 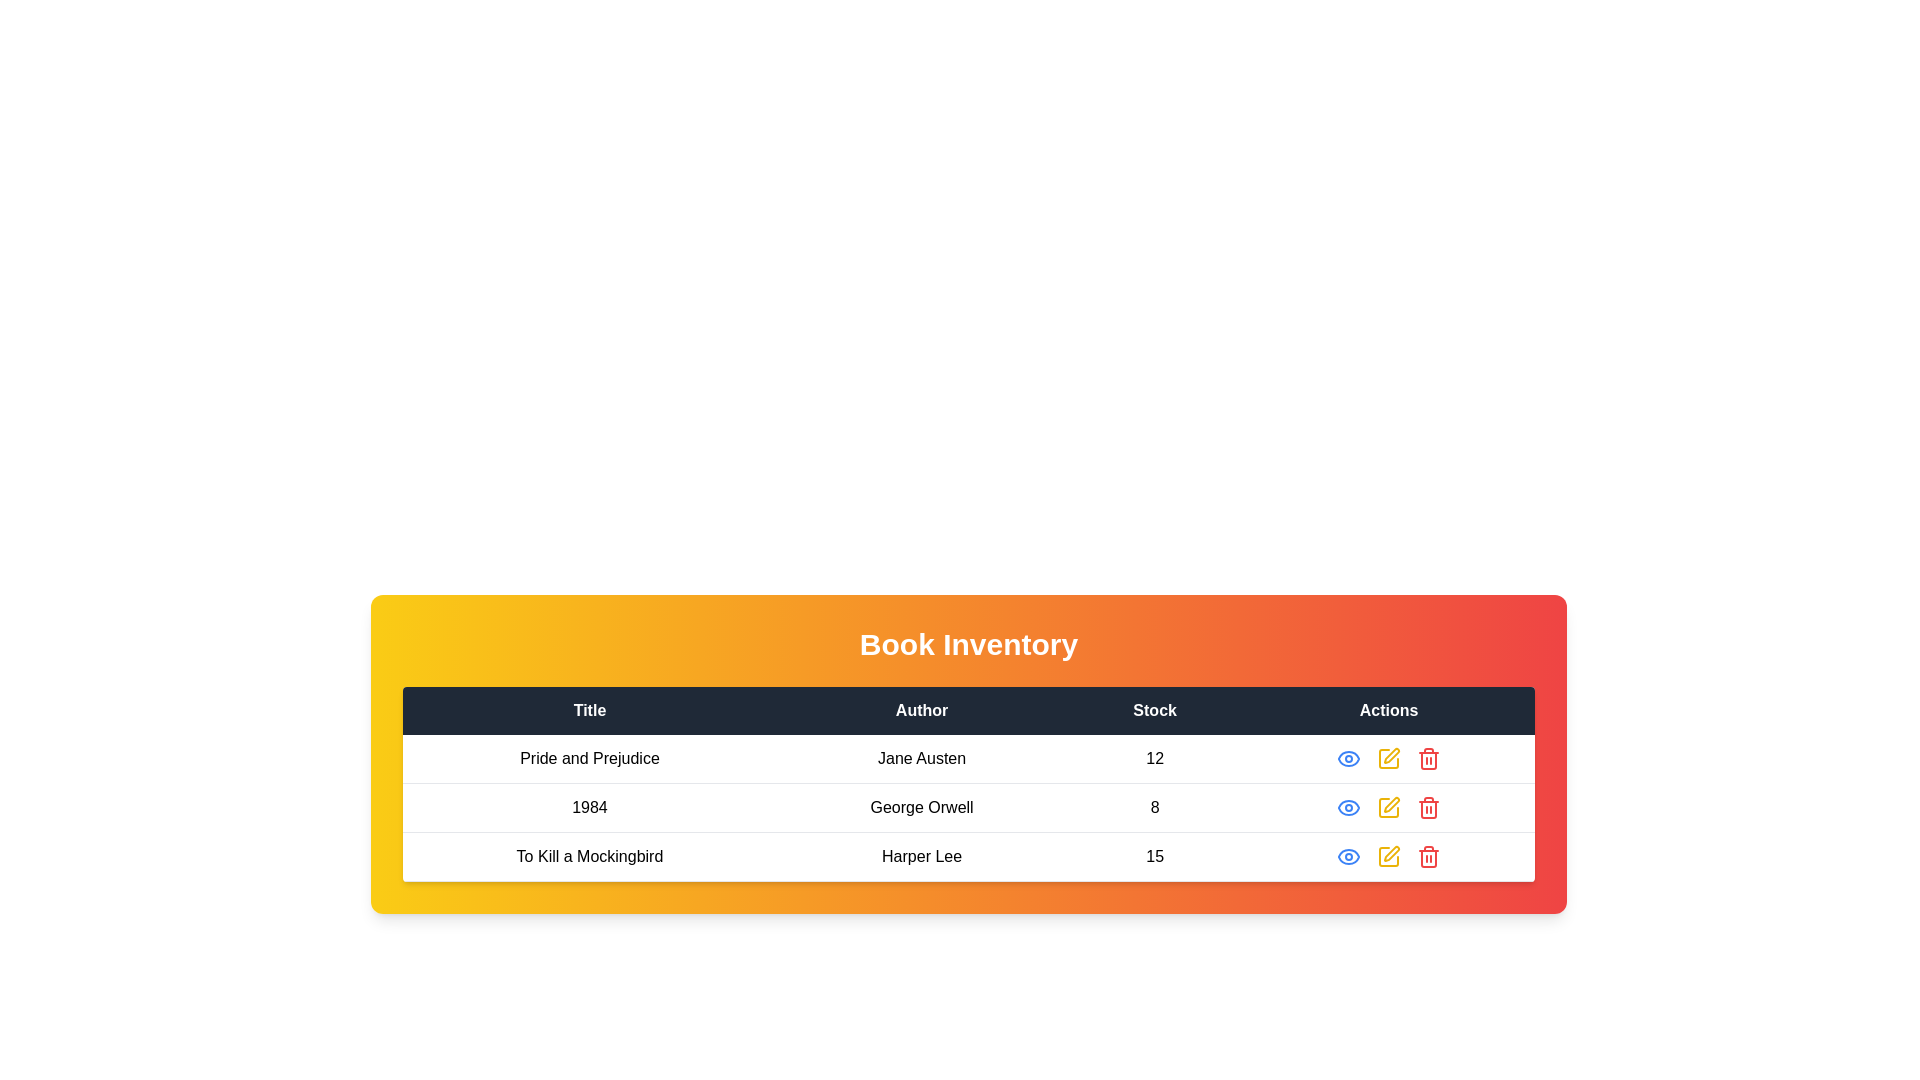 I want to click on the yellow pencil icon, so click(x=1388, y=855).